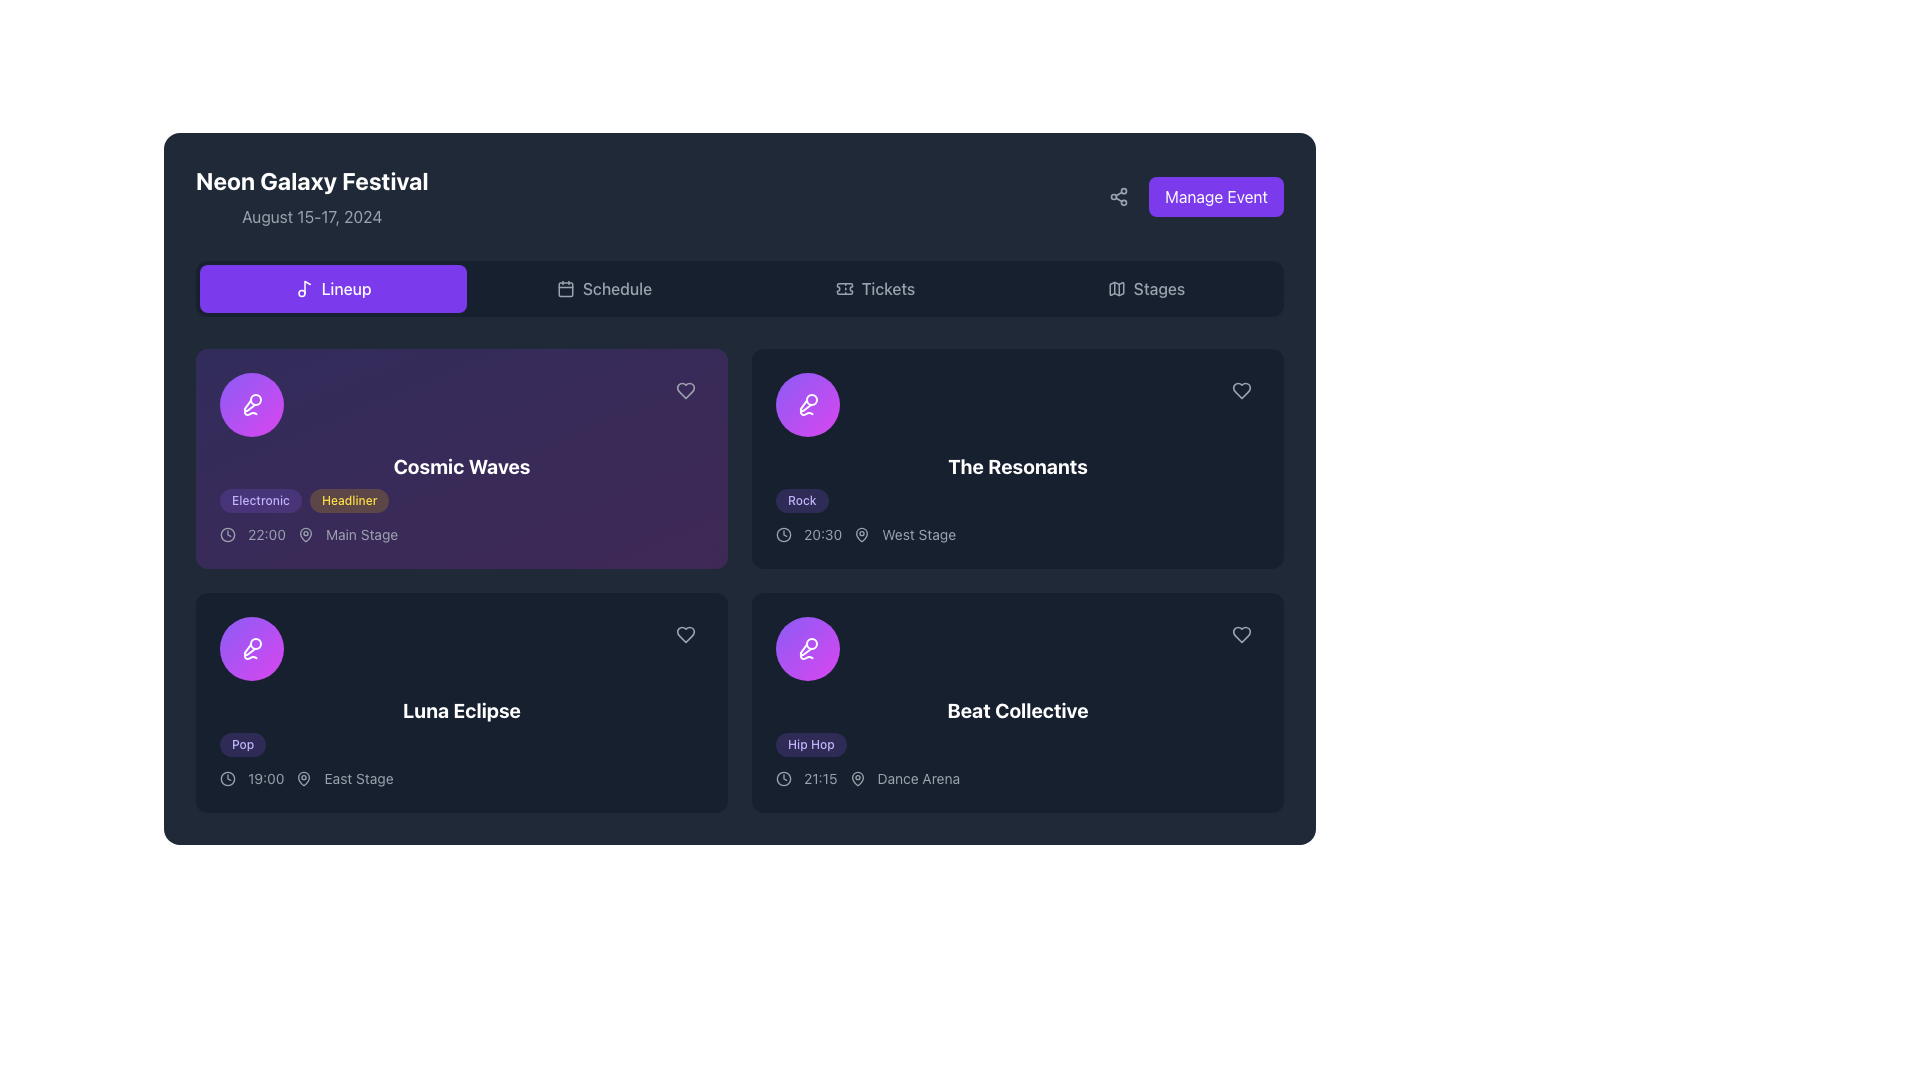  Describe the element at coordinates (1115, 289) in the screenshot. I see `the 'Stages' icon located in the rightmost position of the menu tab row that includes 'Lineup', 'Schedule', and 'Tickets' to interact with the 'Stages' section` at that location.